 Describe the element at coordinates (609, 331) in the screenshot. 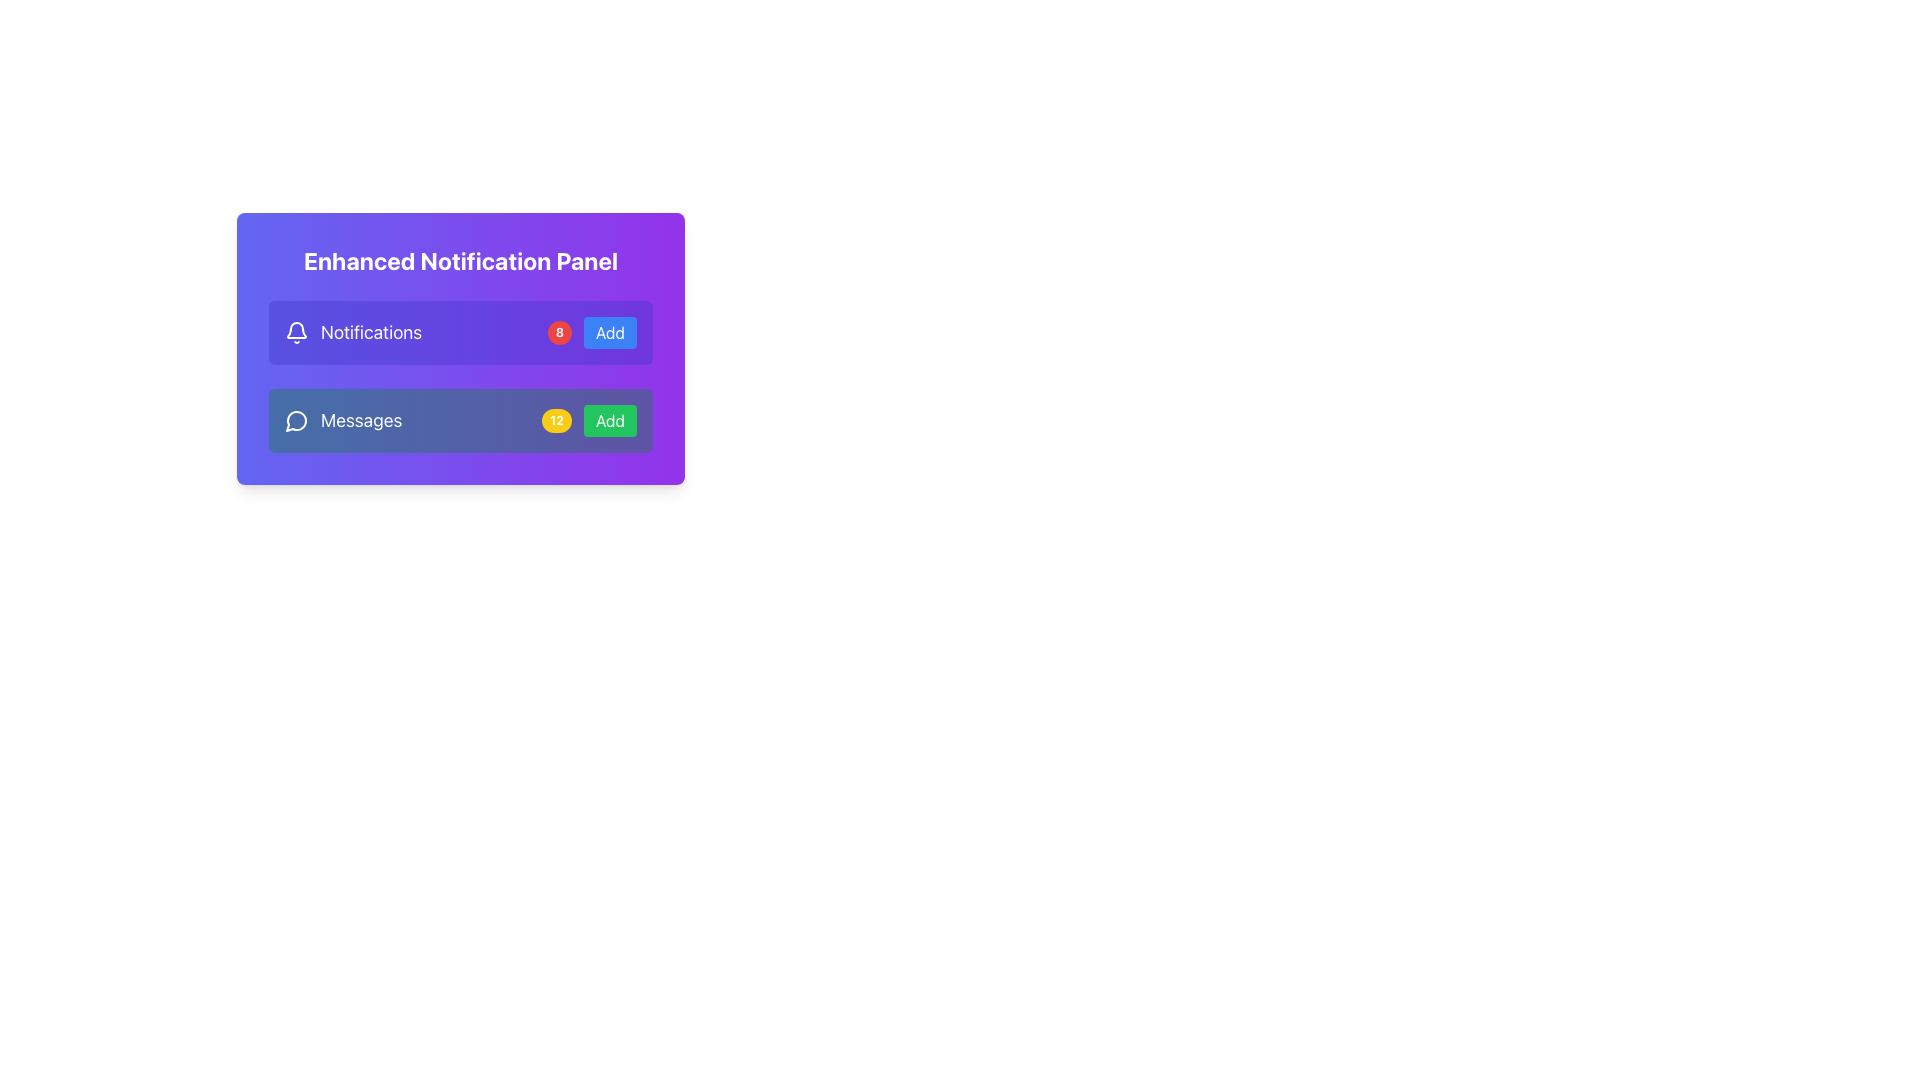

I see `the button located next to the 'Notifications' text in the purple panel` at that location.